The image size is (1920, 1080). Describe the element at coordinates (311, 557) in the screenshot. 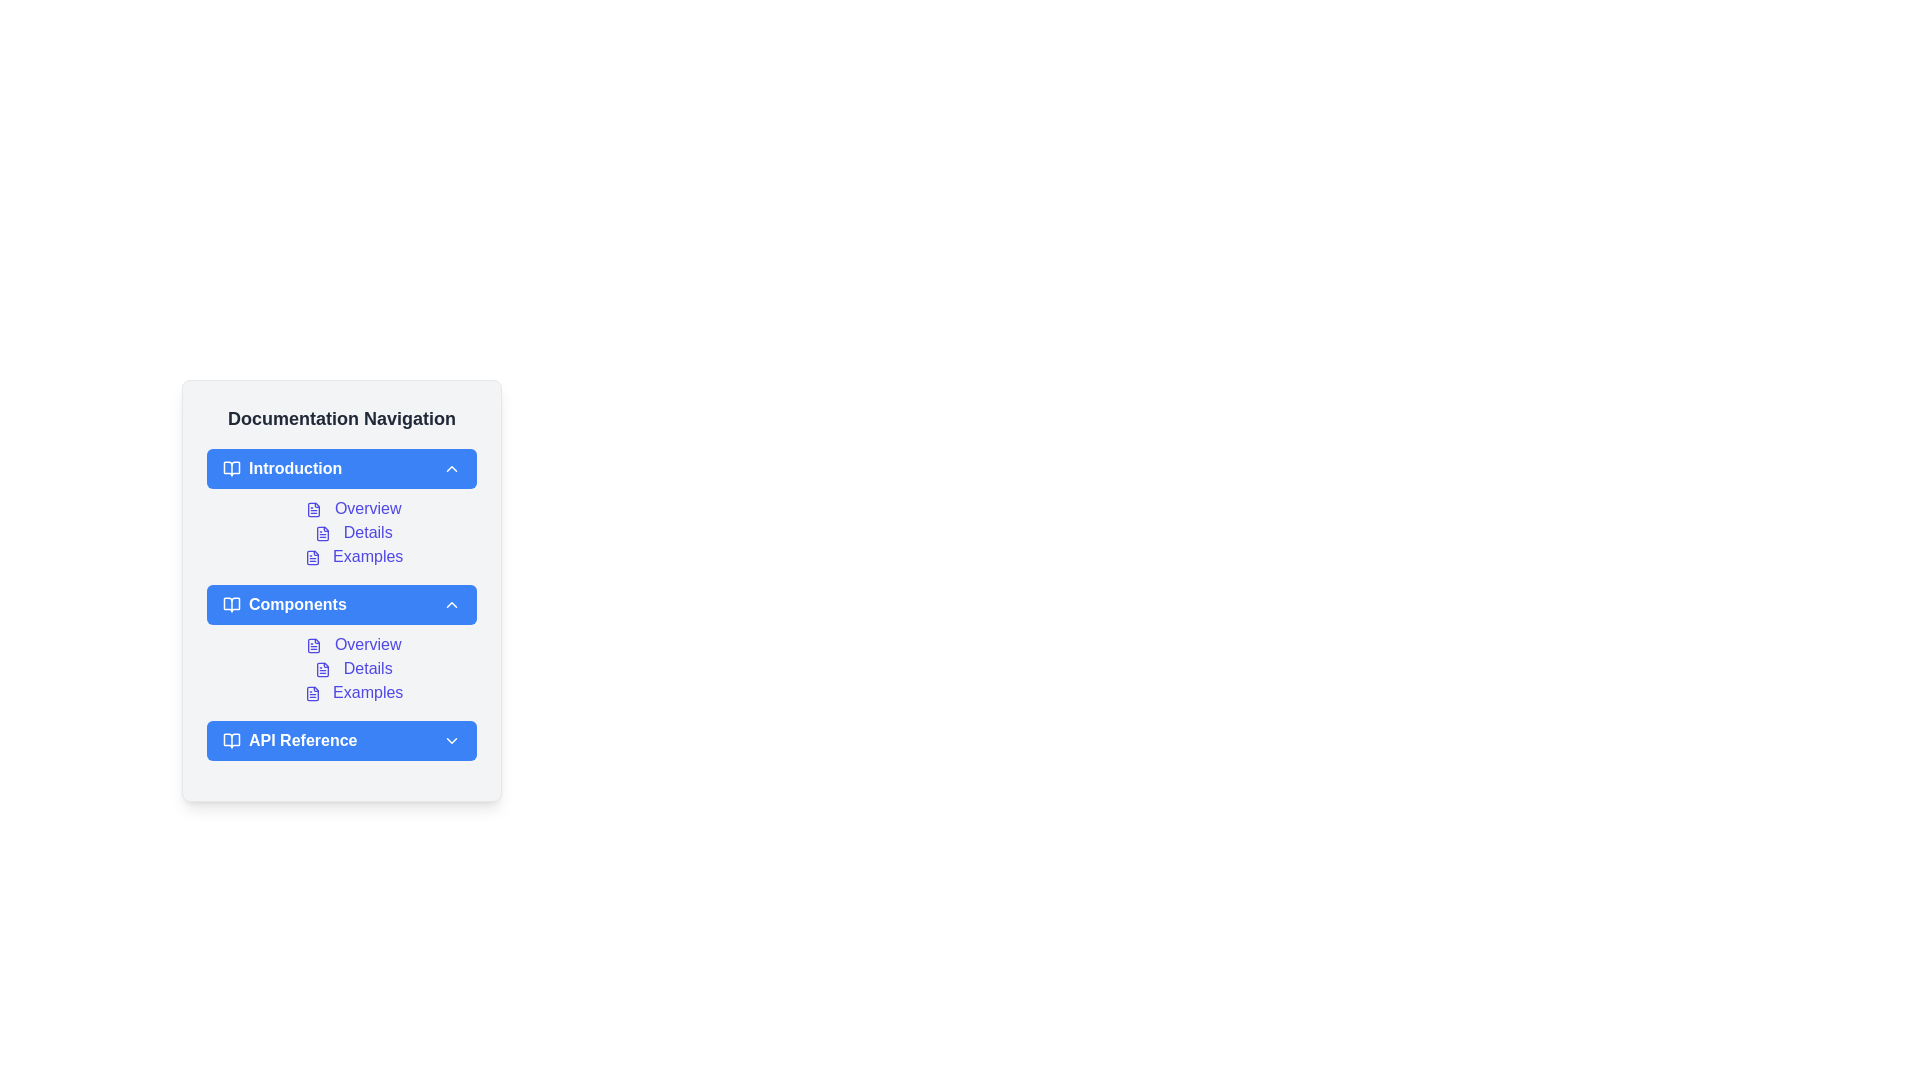

I see `the icon representing a file or document in the 'Documentation Navigation' menu, located in the 'Introduction' section` at that location.